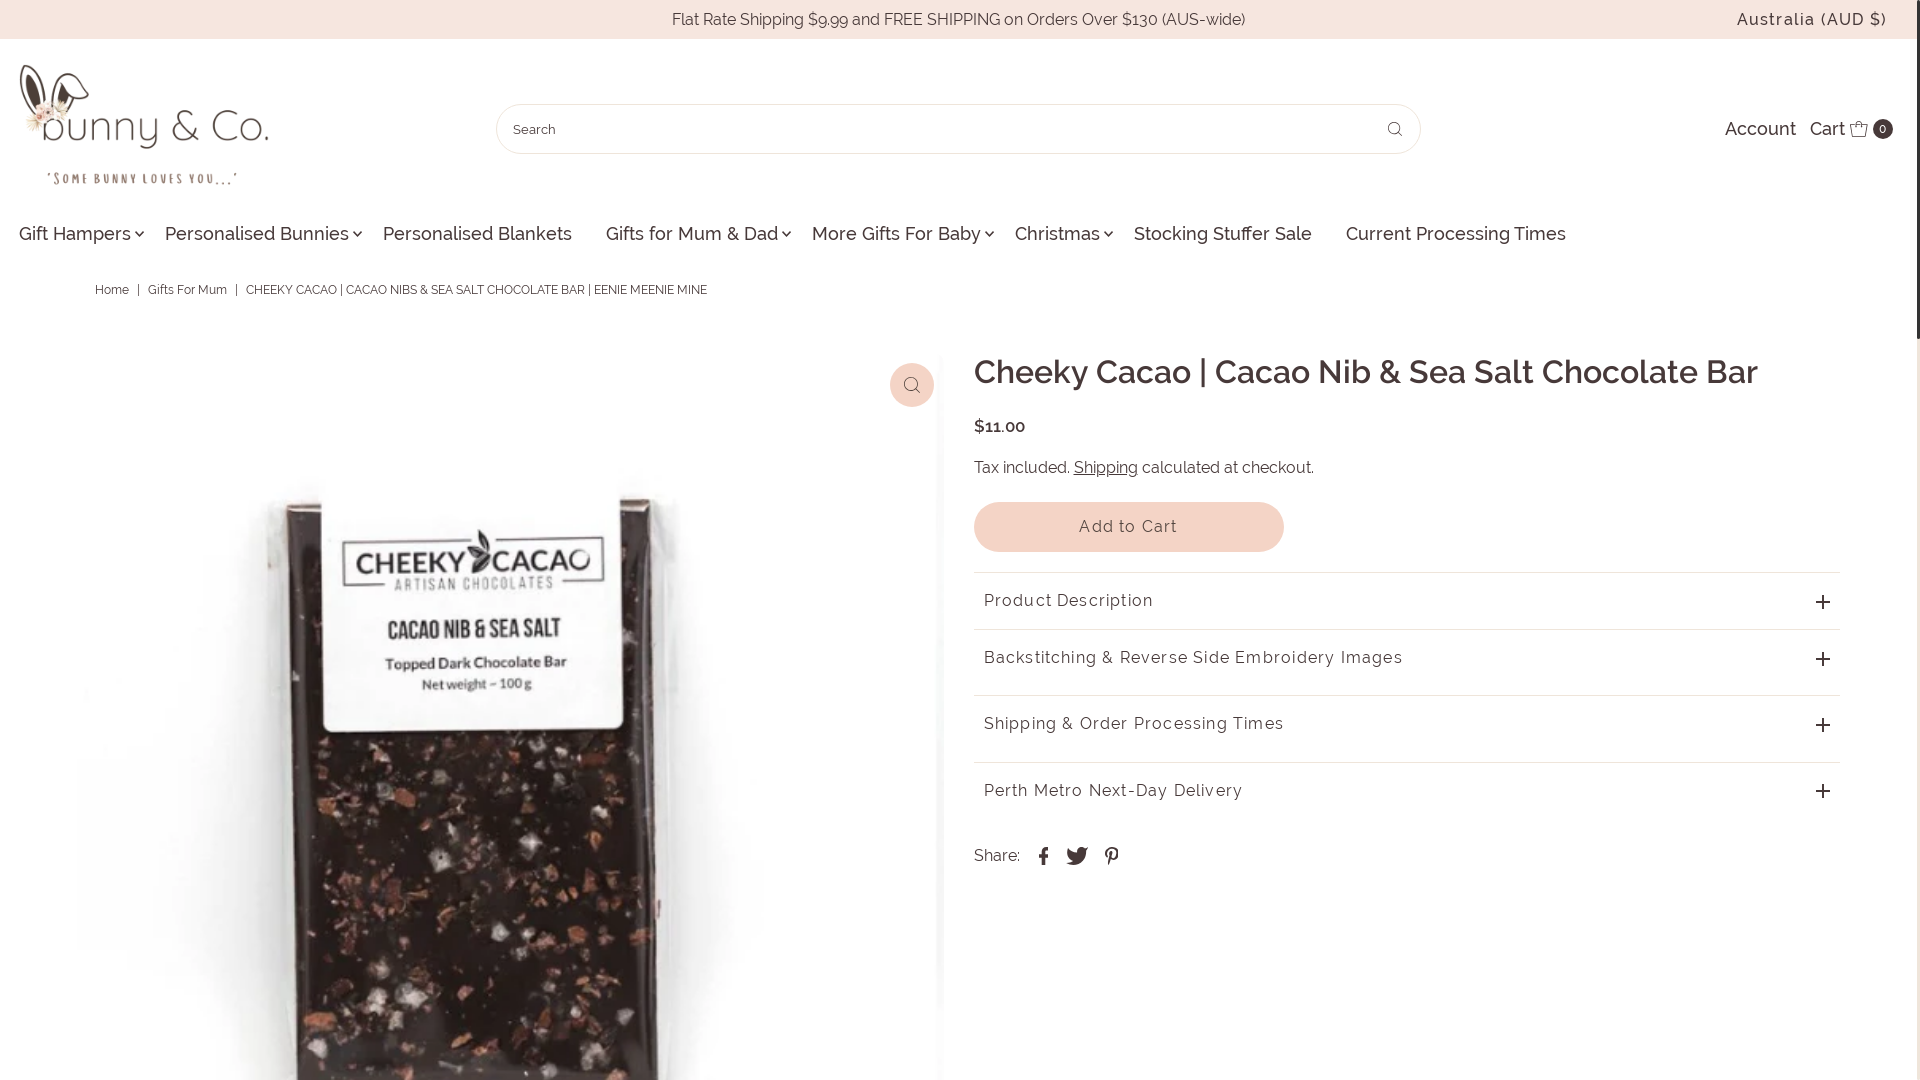  What do you see at coordinates (256, 233) in the screenshot?
I see `'Personalised Bunnies'` at bounding box center [256, 233].